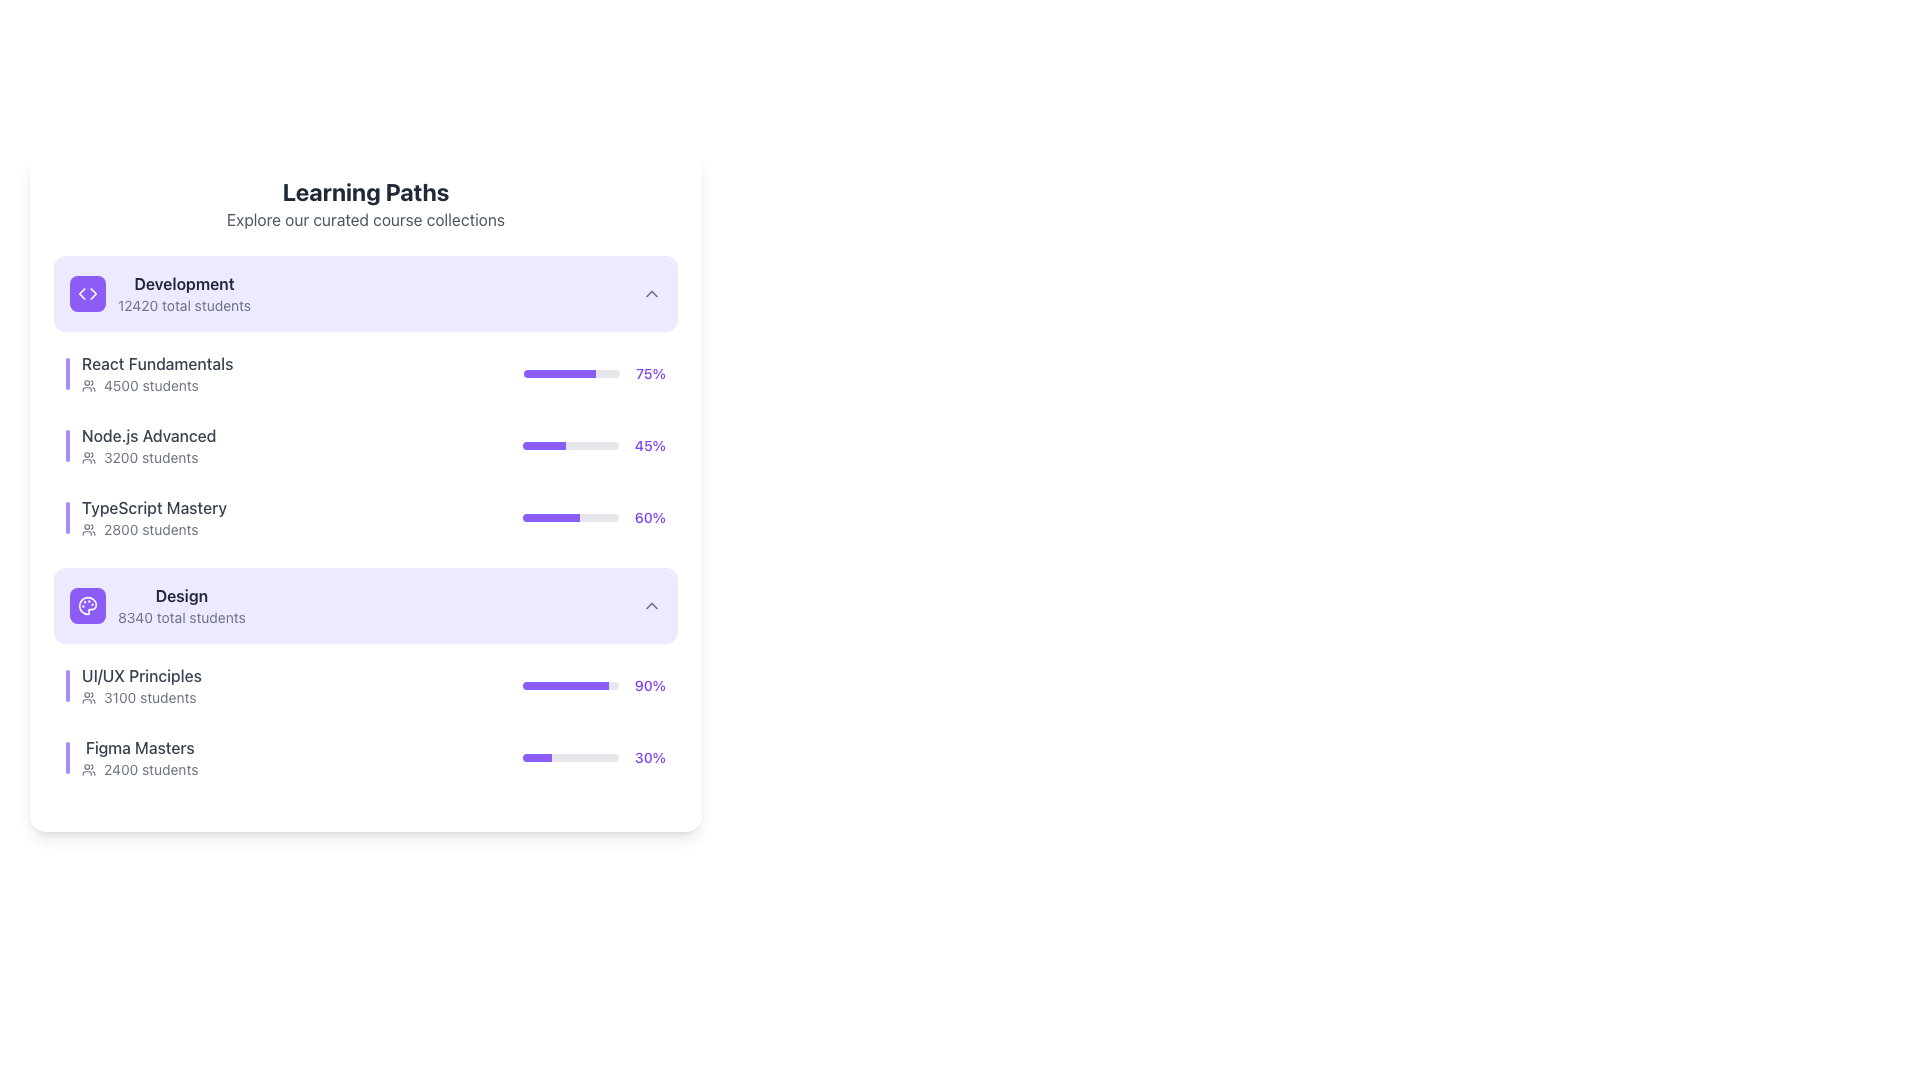 This screenshot has height=1080, width=1920. What do you see at coordinates (153, 516) in the screenshot?
I see `the title of the 'TypeScript Mastery' course in the navigable list under the 'Development' section` at bounding box center [153, 516].